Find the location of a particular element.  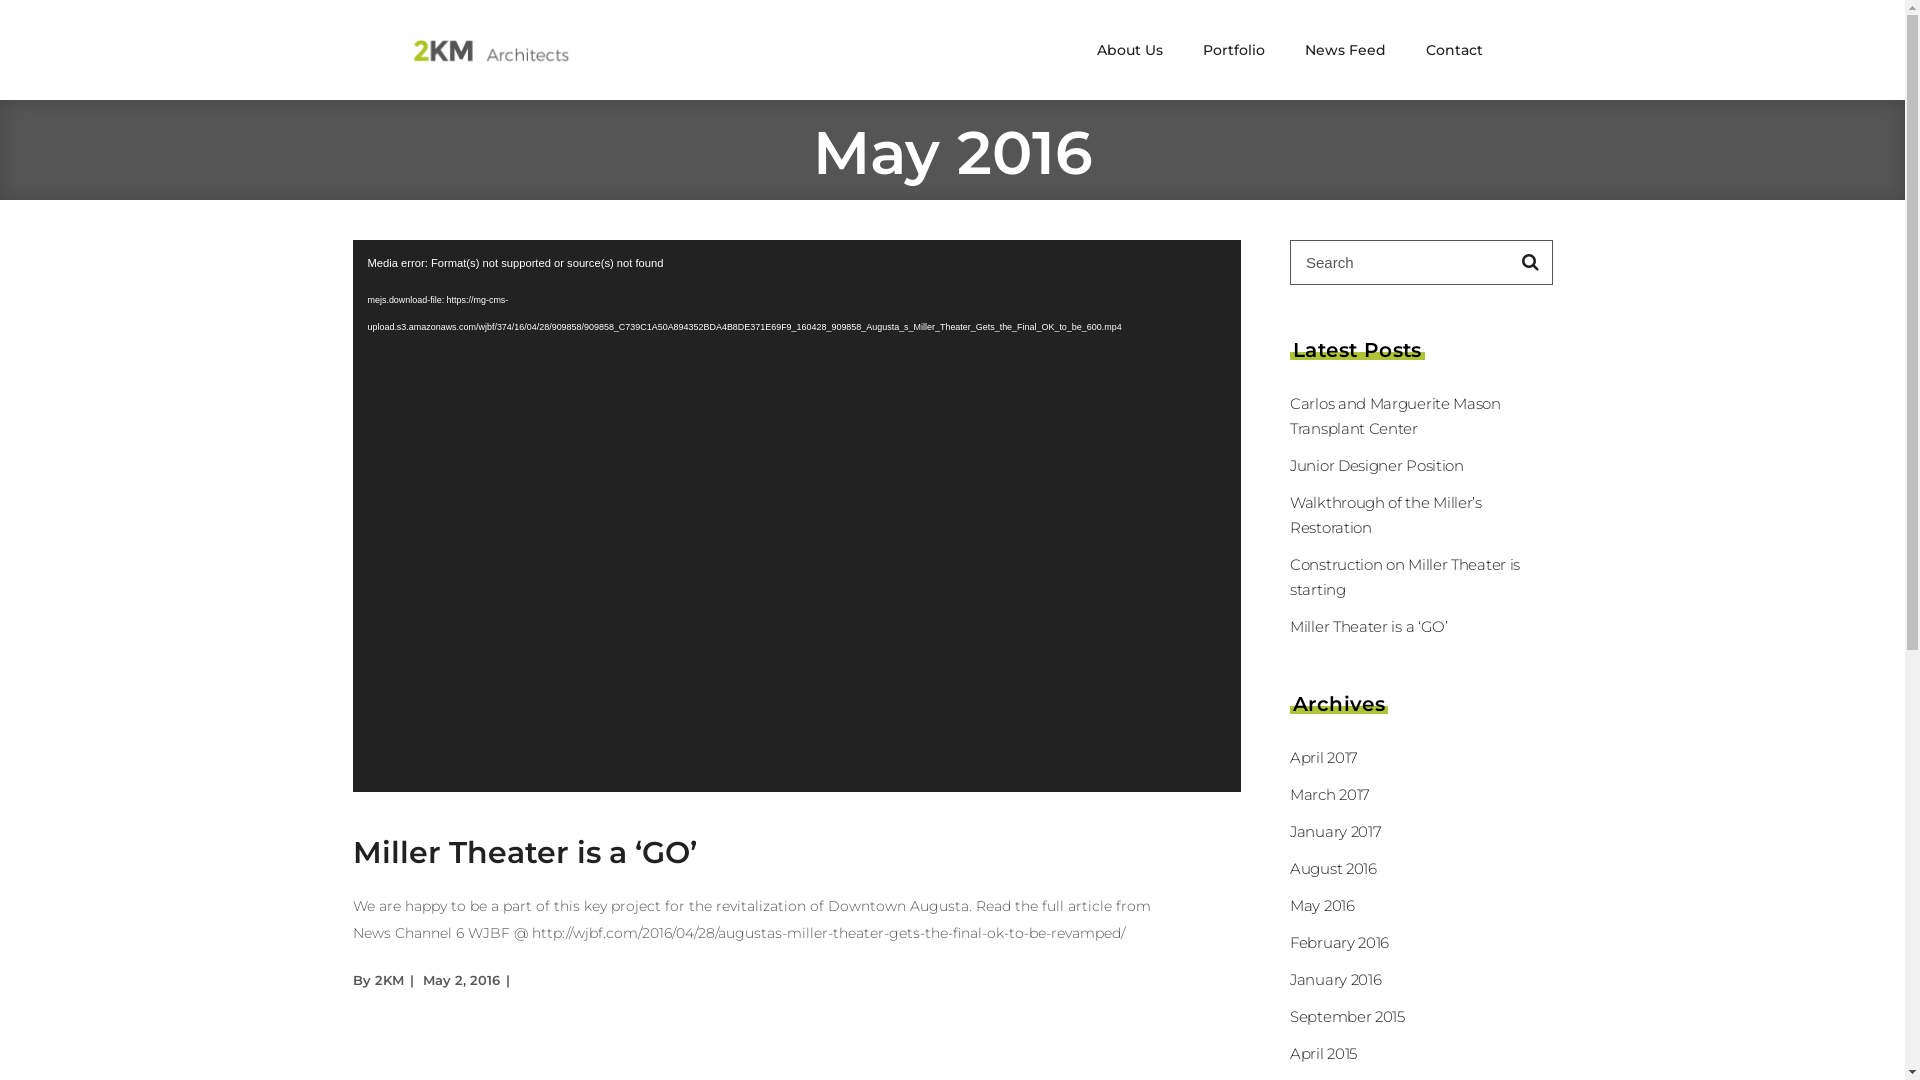

'Carlos and Marguerite Mason Transplant Center' is located at coordinates (1394, 415).